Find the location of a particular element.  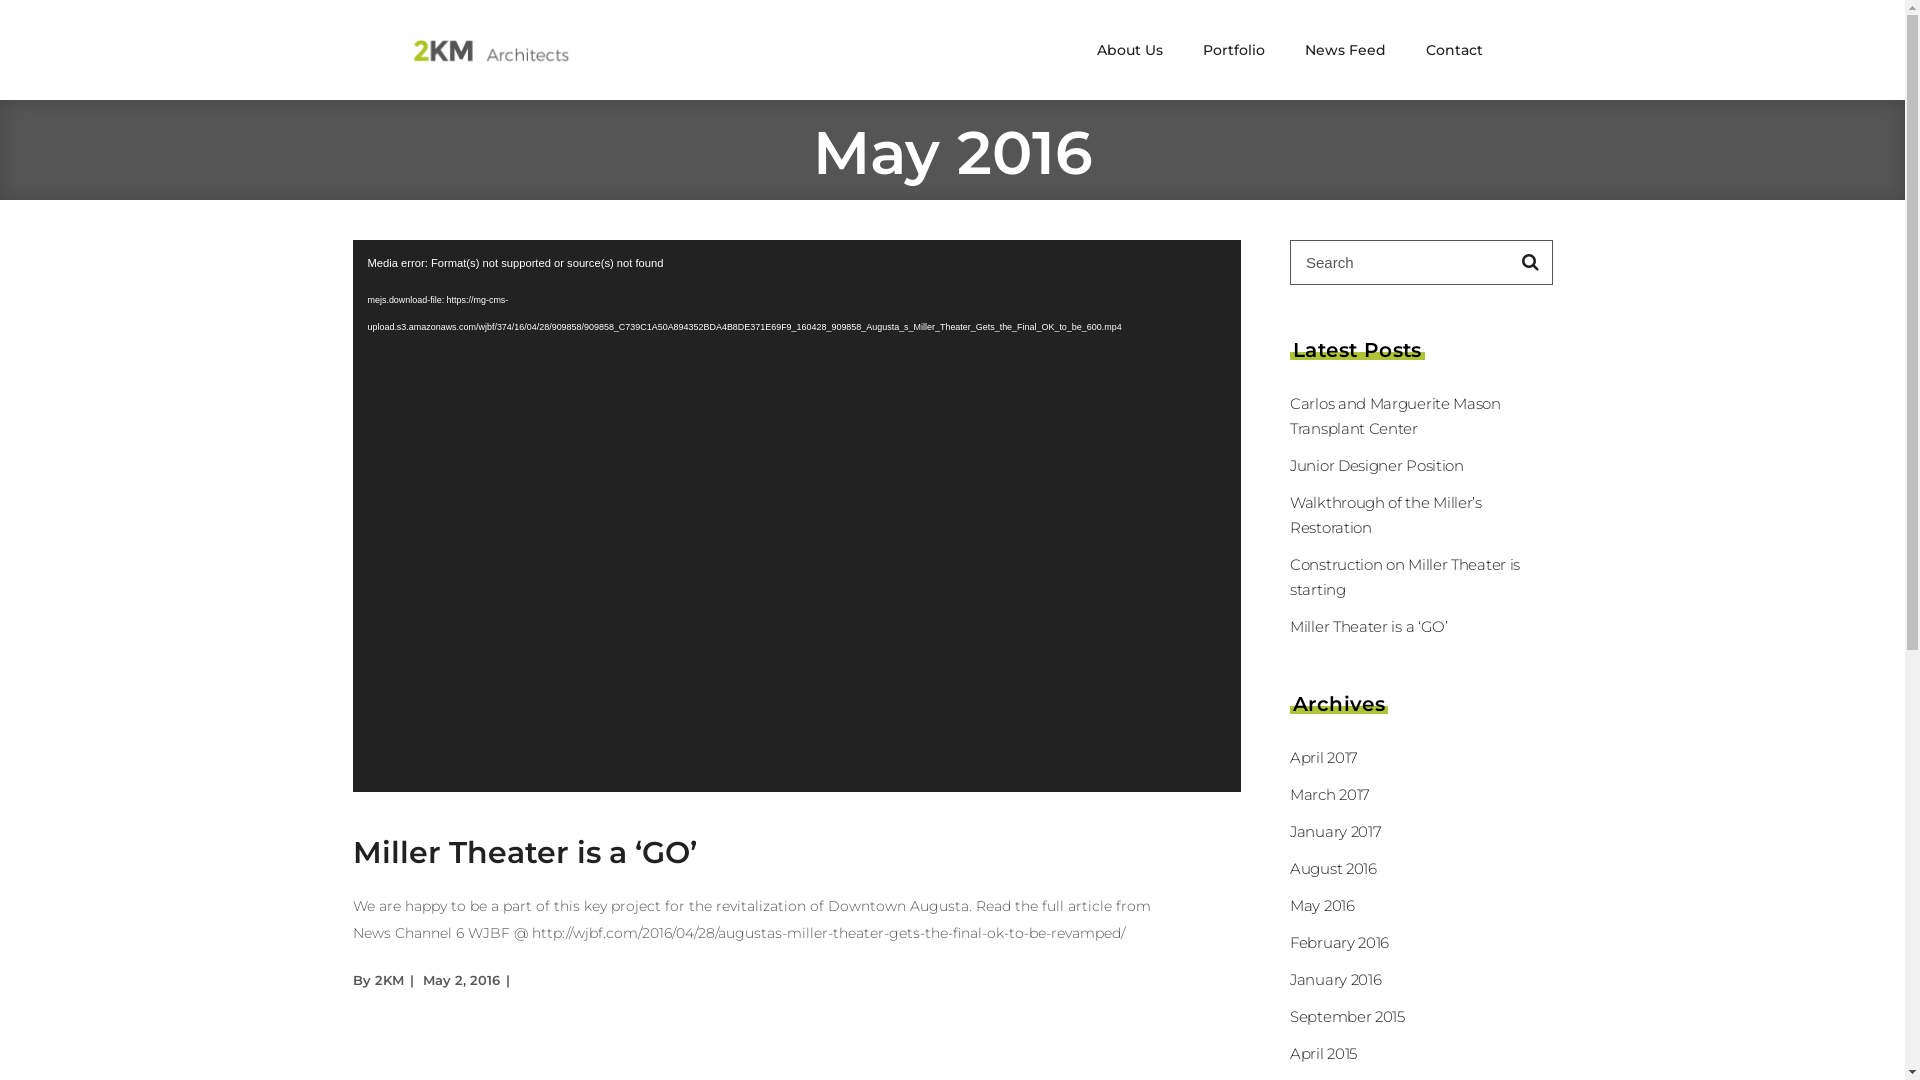

'Carlos and Marguerite Mason Transplant Center' is located at coordinates (1394, 415).